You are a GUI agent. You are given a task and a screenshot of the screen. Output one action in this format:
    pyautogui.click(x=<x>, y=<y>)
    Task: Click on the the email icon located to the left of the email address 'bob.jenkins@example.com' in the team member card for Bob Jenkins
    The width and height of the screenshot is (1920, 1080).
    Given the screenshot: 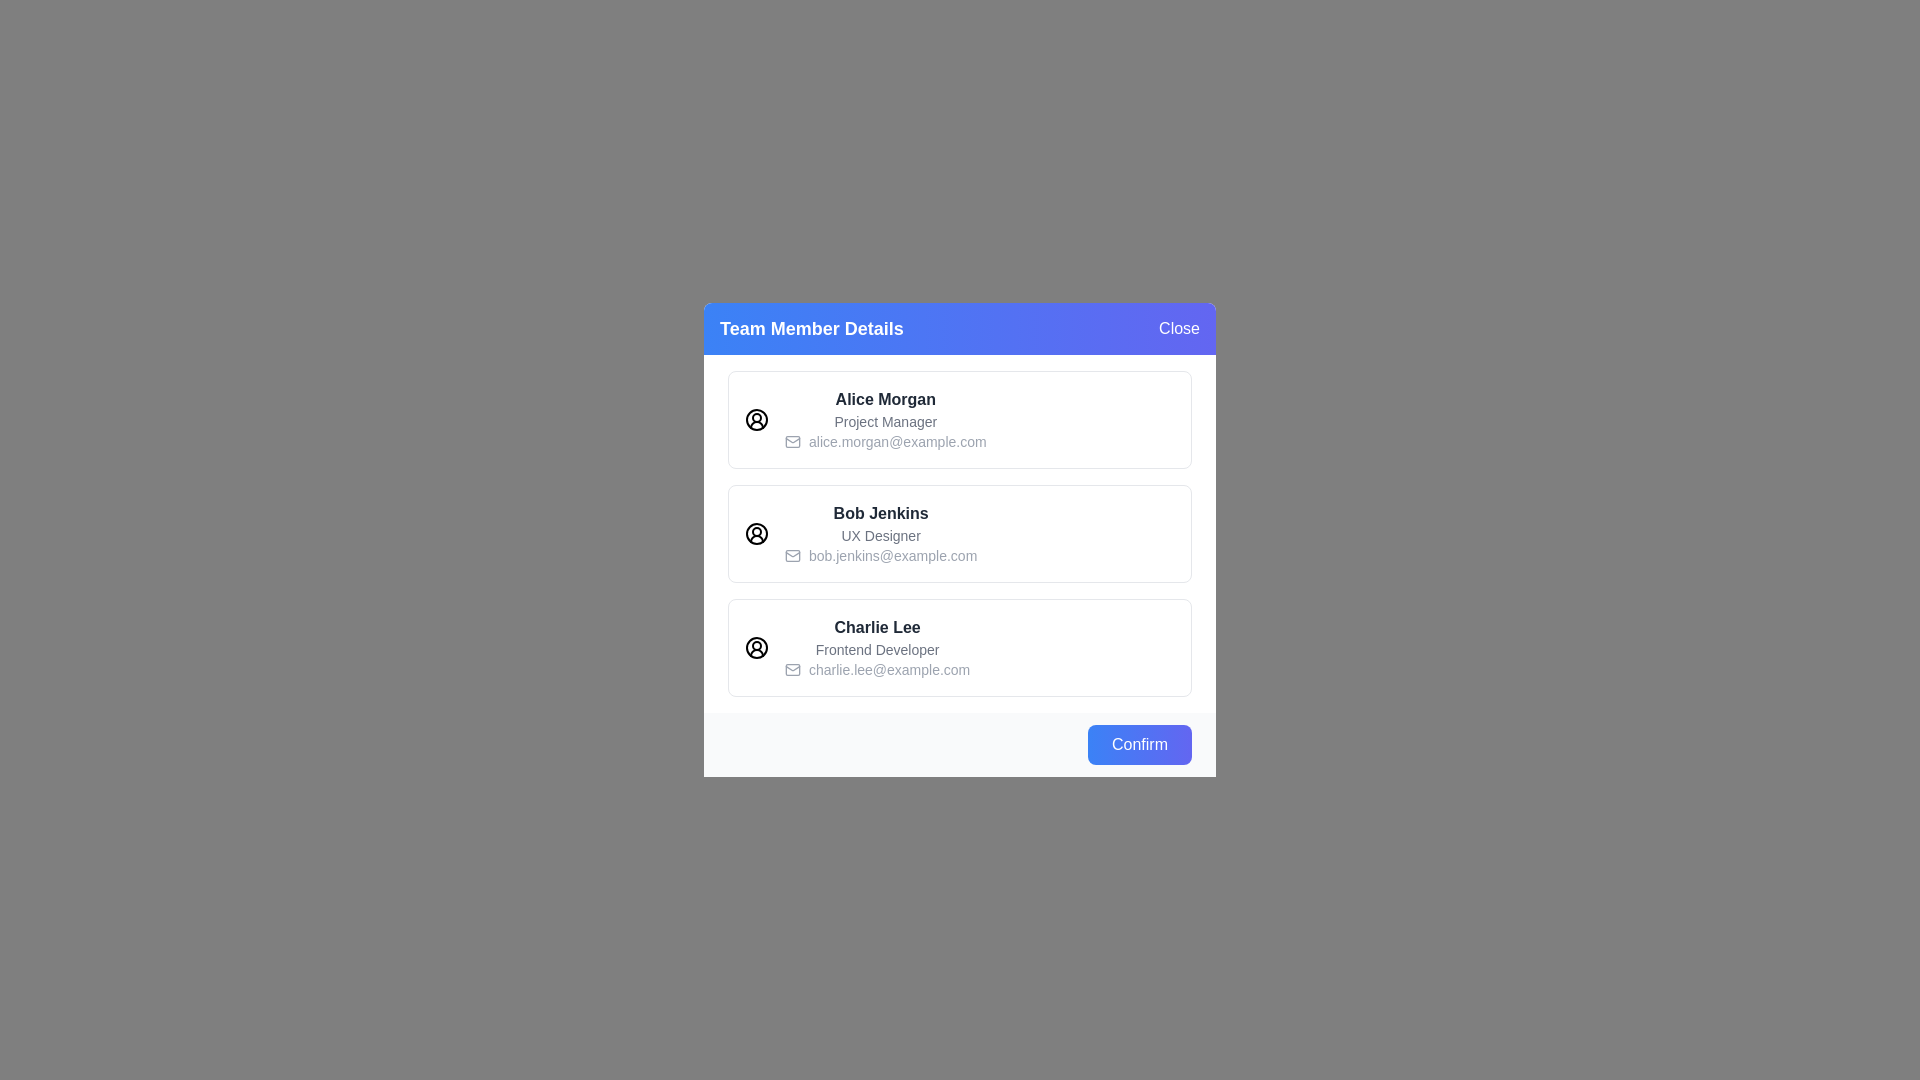 What is the action you would take?
    pyautogui.click(x=791, y=555)
    